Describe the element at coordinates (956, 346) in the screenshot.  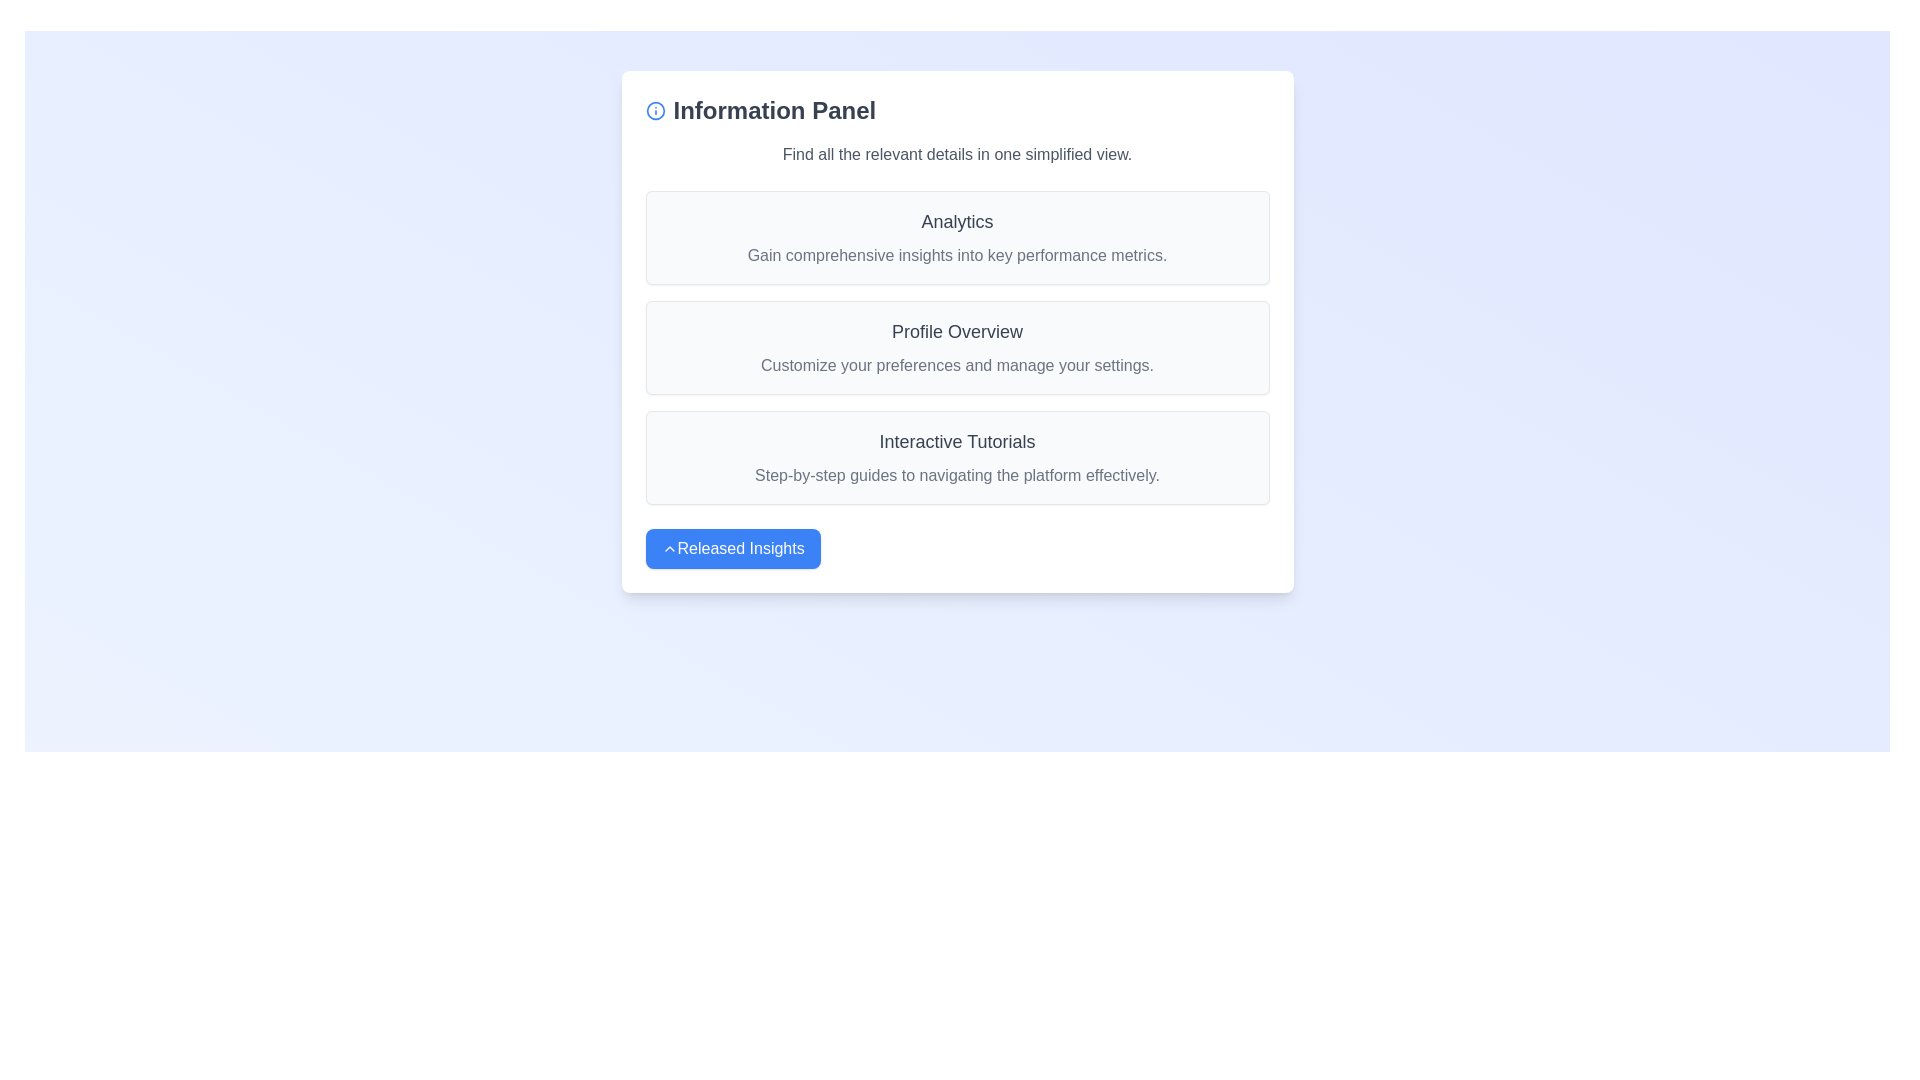
I see `the titles within the Informational Component that displays analytics insights, profile customization, and interactive tutorials, as interactive links are enabled` at that location.